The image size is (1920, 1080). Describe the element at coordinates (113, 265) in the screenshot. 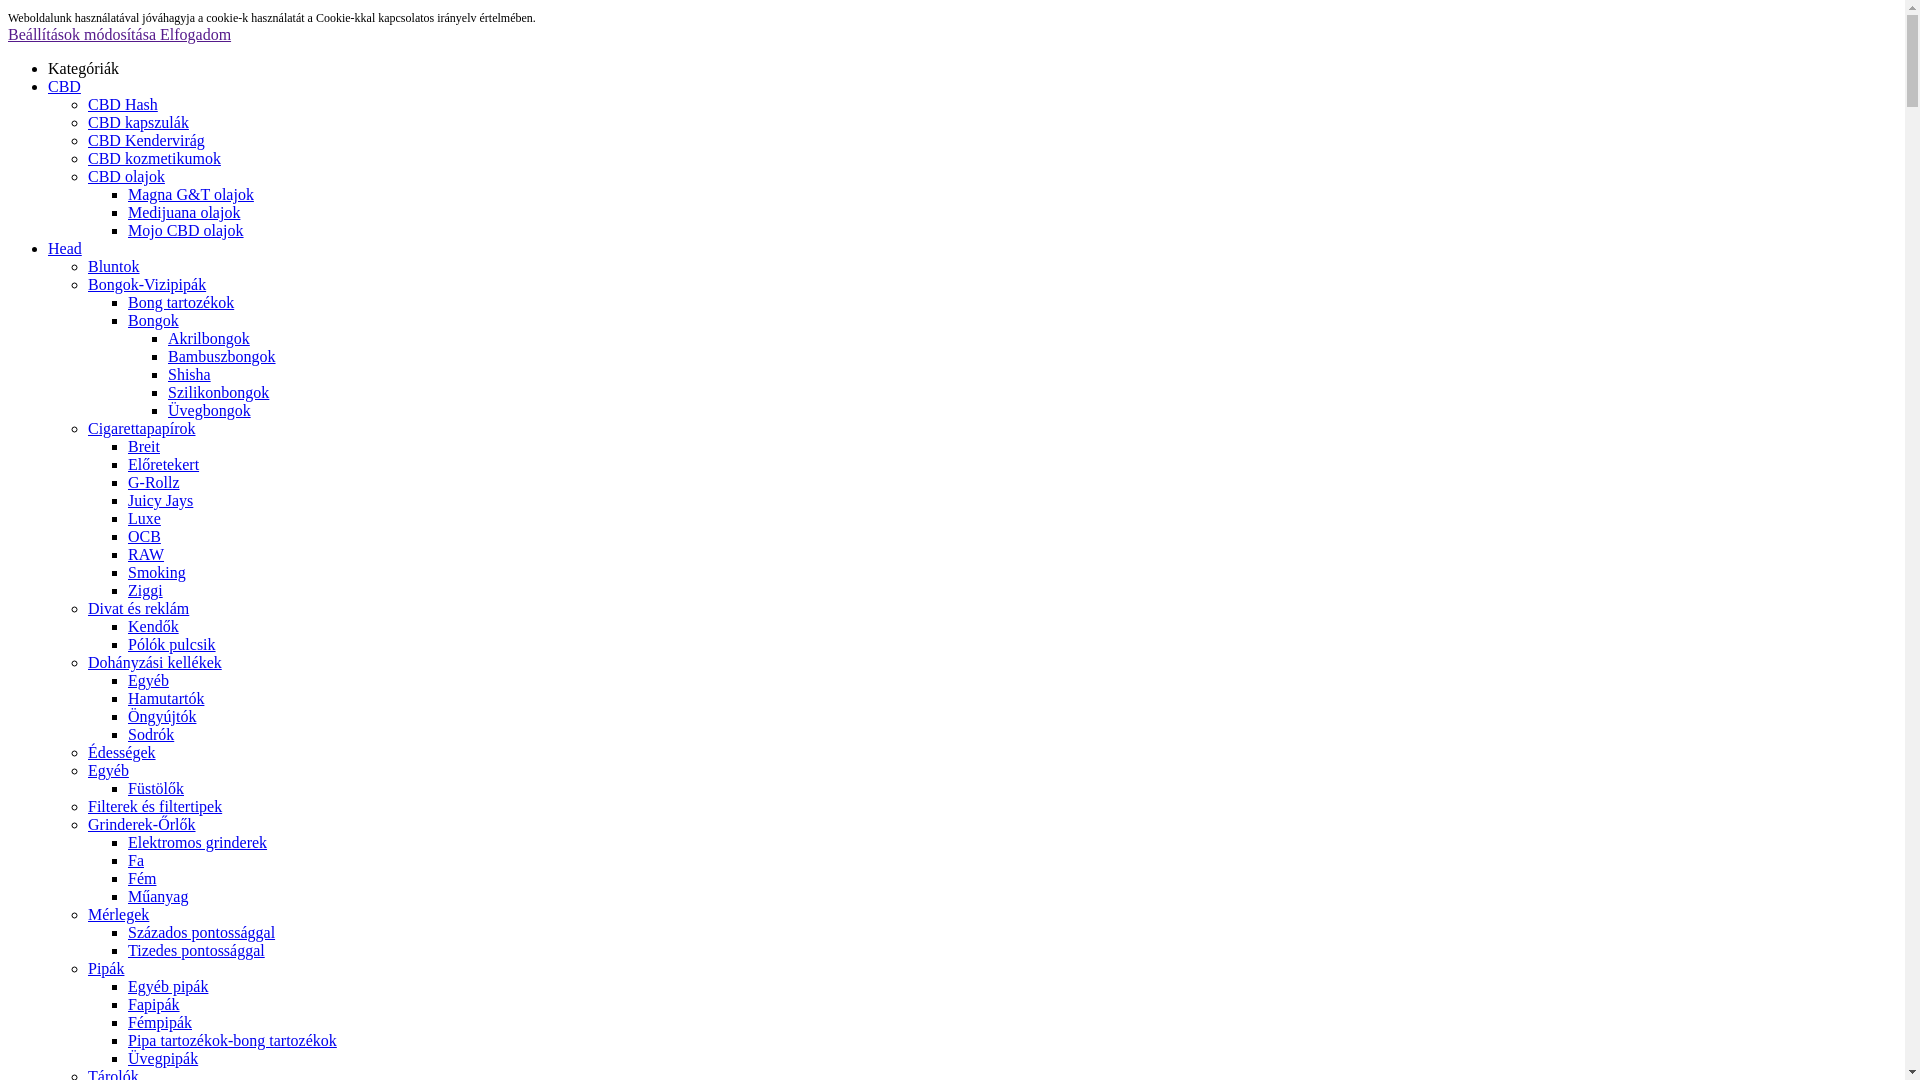

I see `'Bluntok'` at that location.